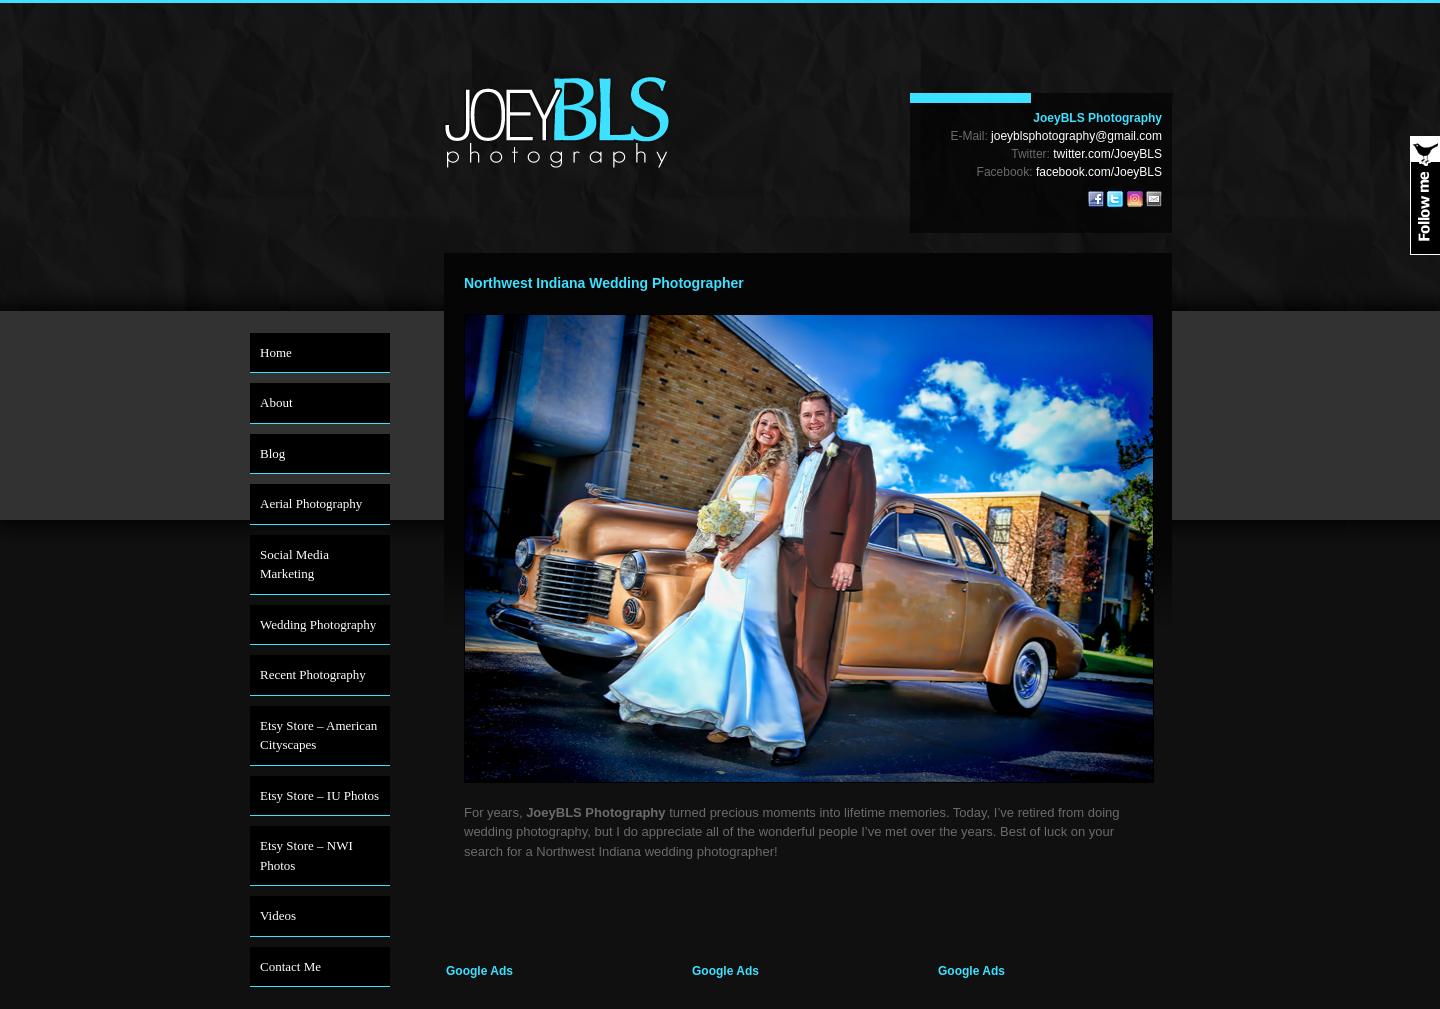 This screenshot has height=1009, width=1440. I want to click on 'Facebook:', so click(1004, 171).